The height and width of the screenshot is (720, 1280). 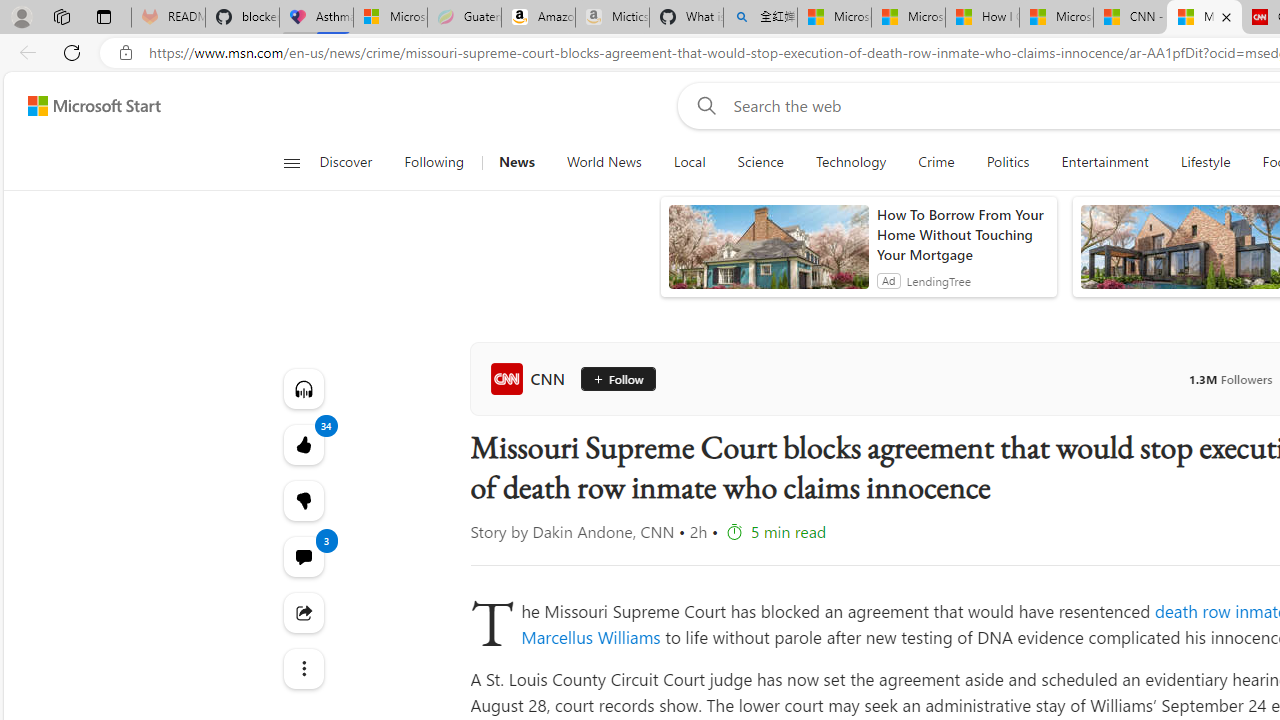 I want to click on 'Local', so click(x=689, y=162).